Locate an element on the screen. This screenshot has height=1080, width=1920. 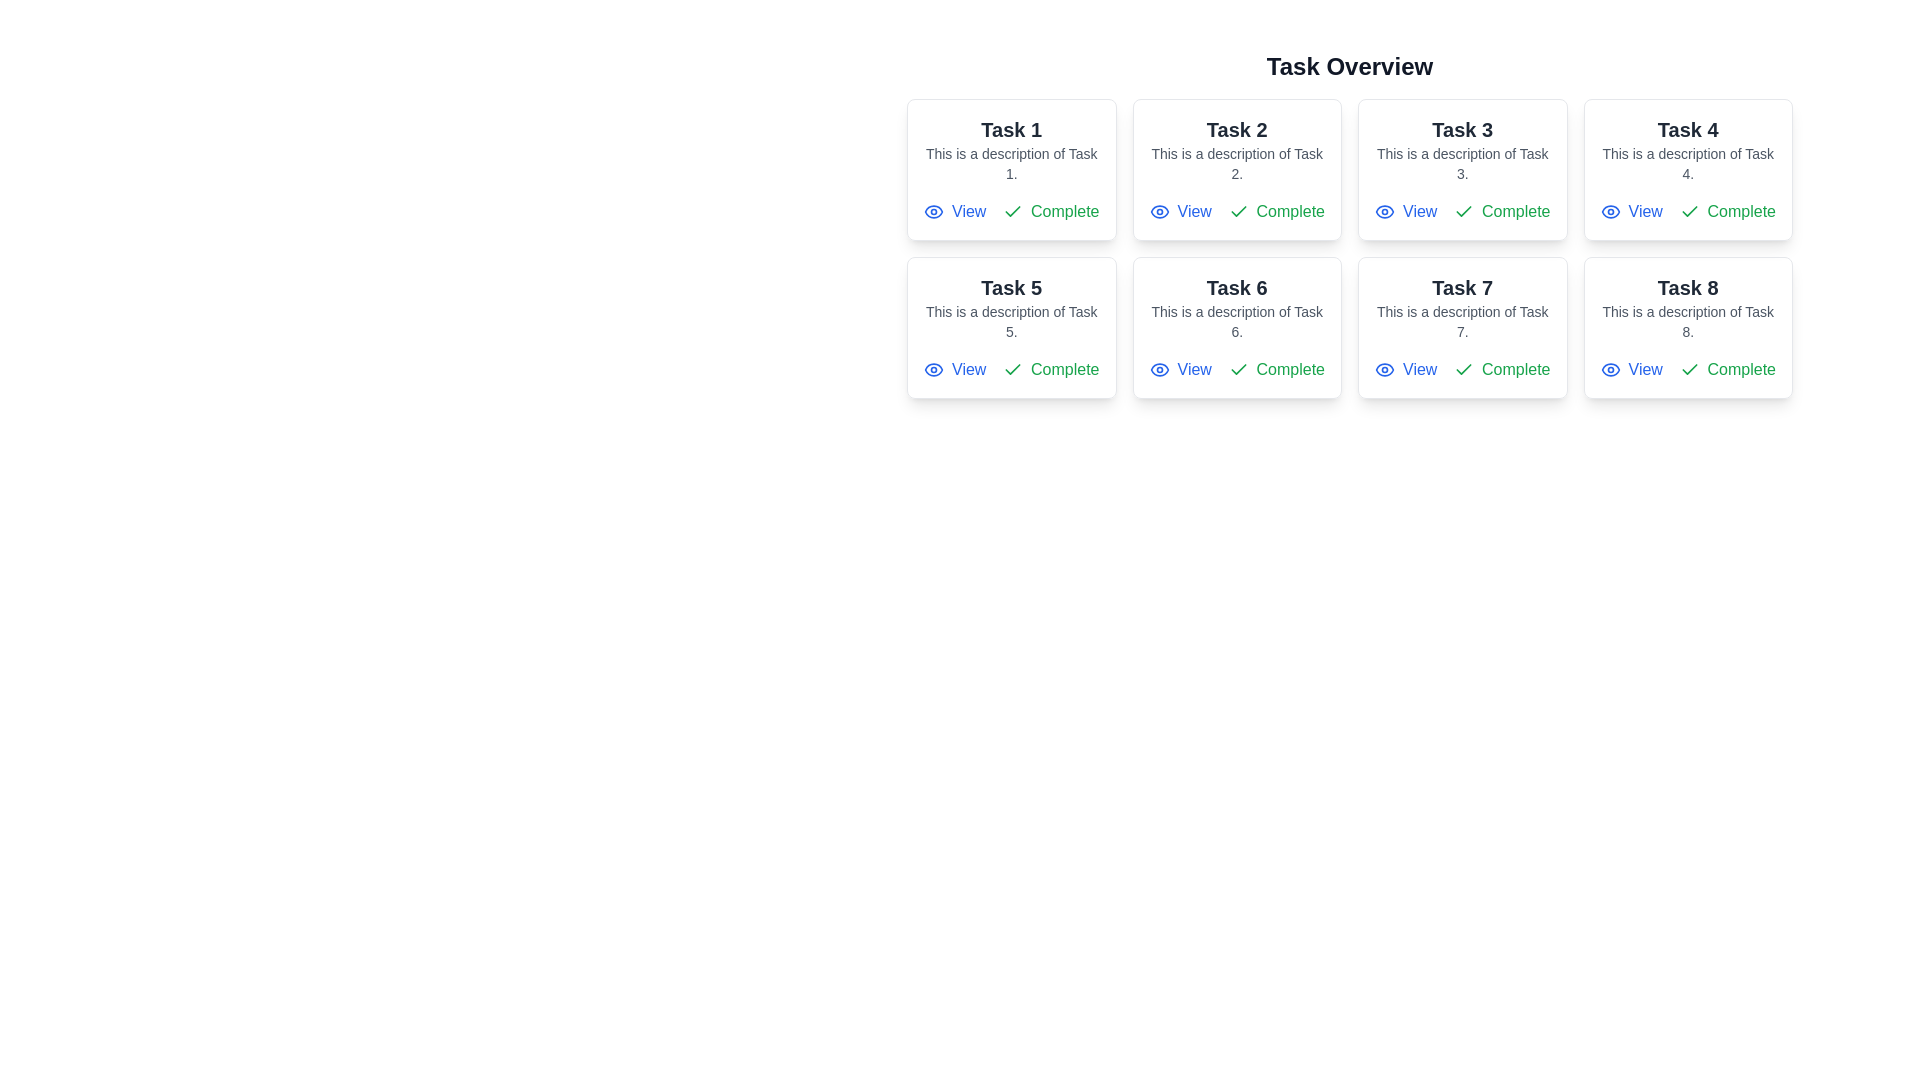
the completeness icon for 'Task 1', which is located between the 'View' blue icon and the 'Complete' green text is located at coordinates (1012, 212).